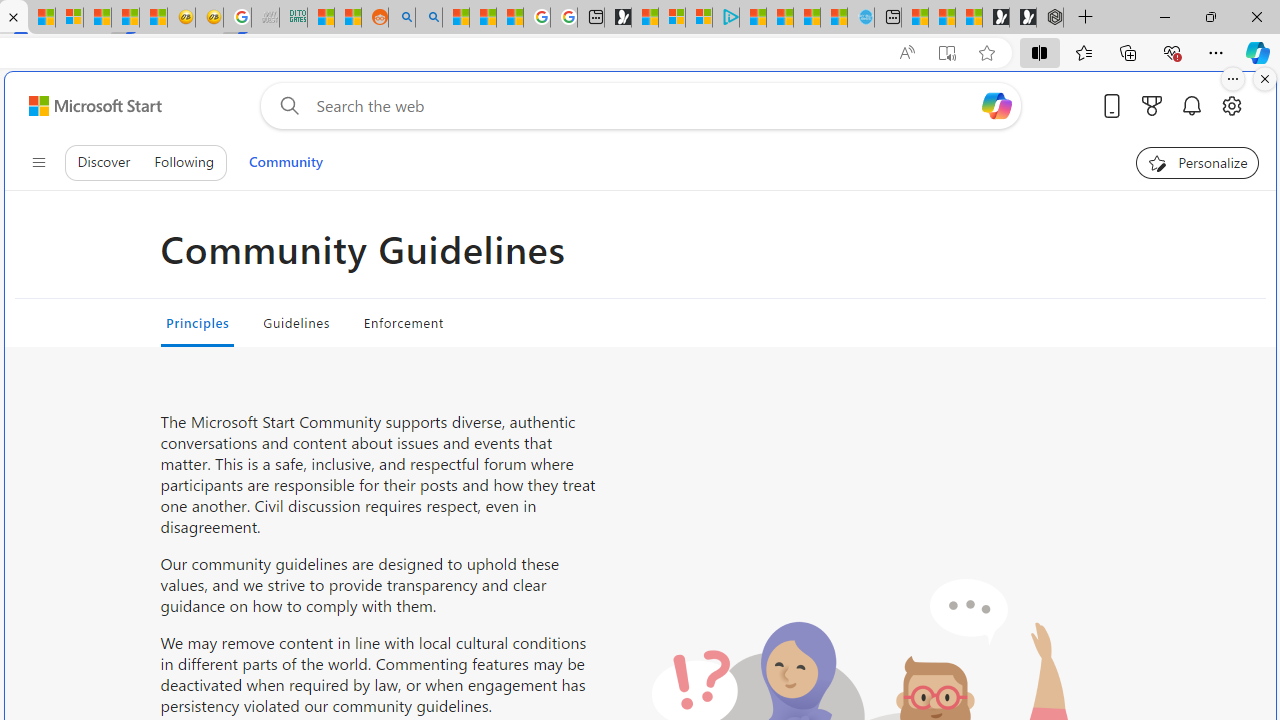 The width and height of the screenshot is (1280, 720). What do you see at coordinates (197, 321) in the screenshot?
I see `'Principles'` at bounding box center [197, 321].